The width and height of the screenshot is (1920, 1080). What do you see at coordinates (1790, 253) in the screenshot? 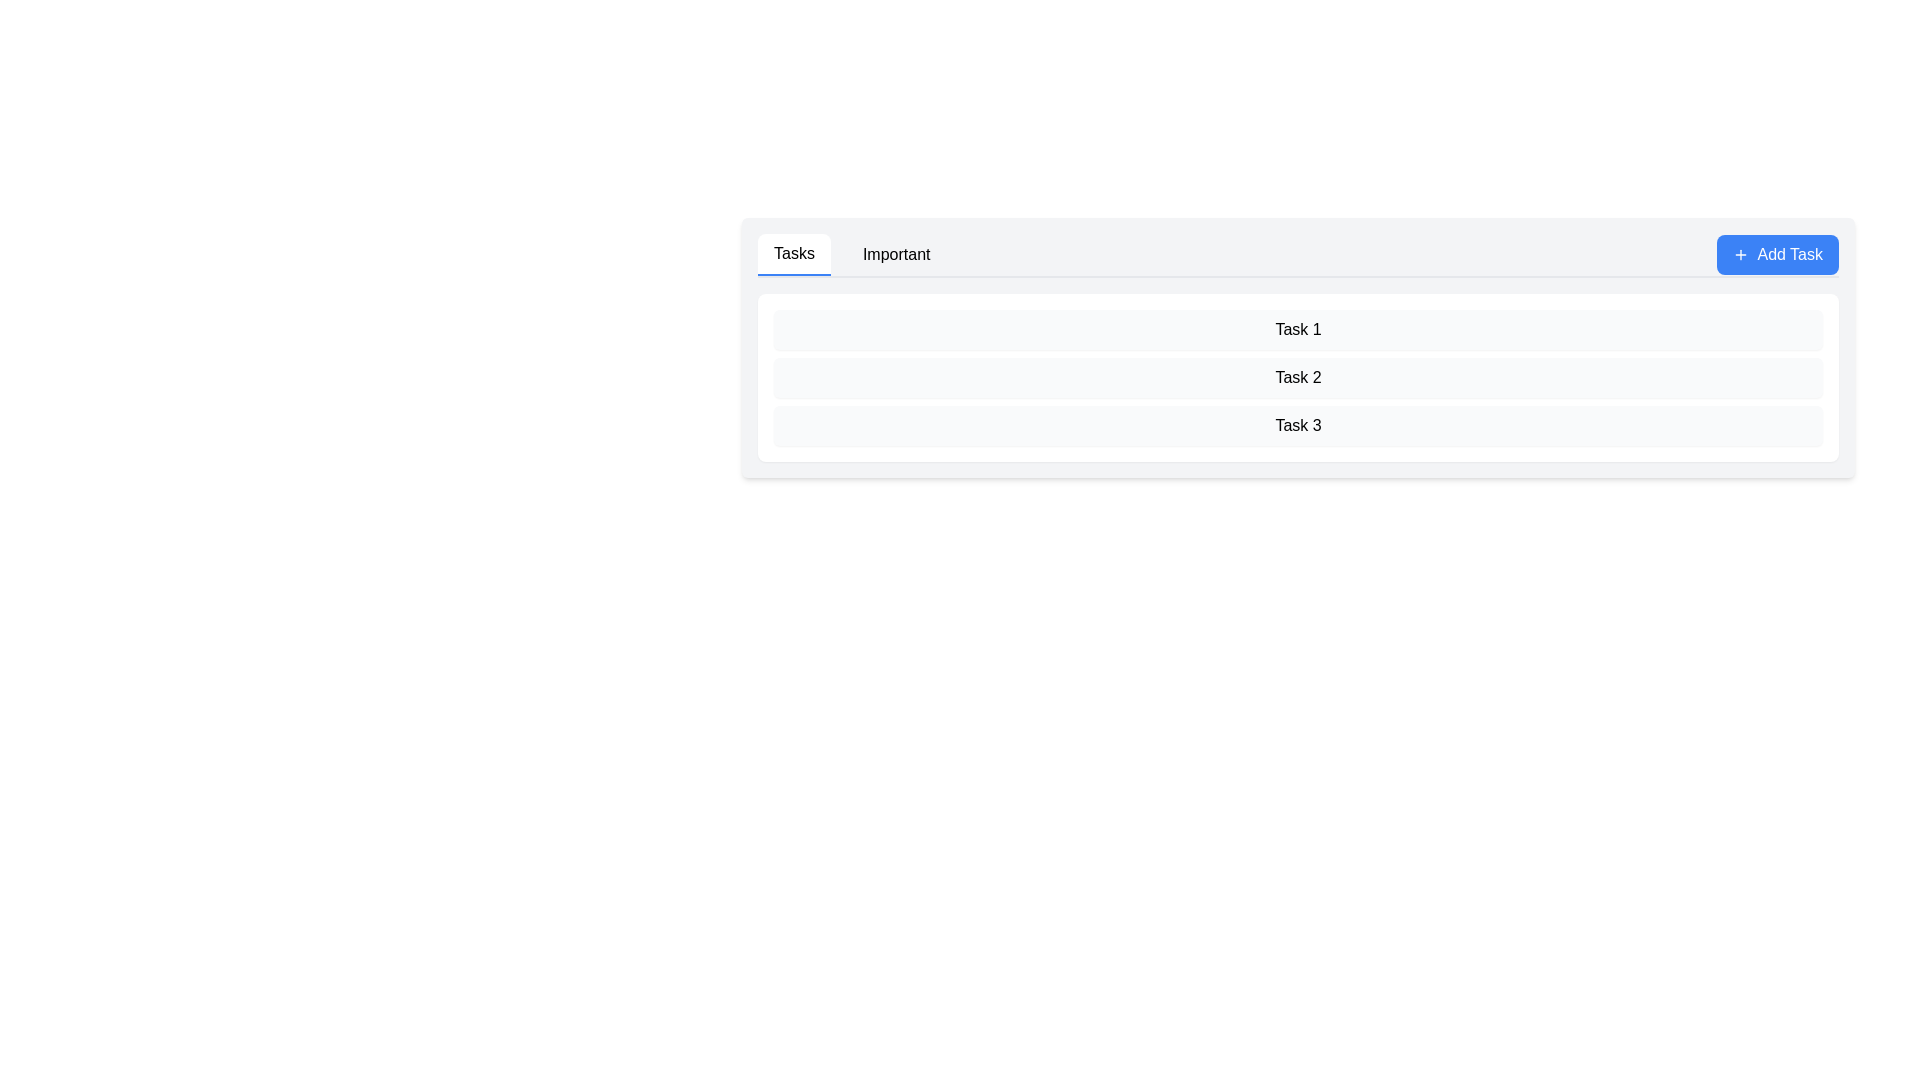
I see `the 'Add Task' text label located on the blue button` at bounding box center [1790, 253].